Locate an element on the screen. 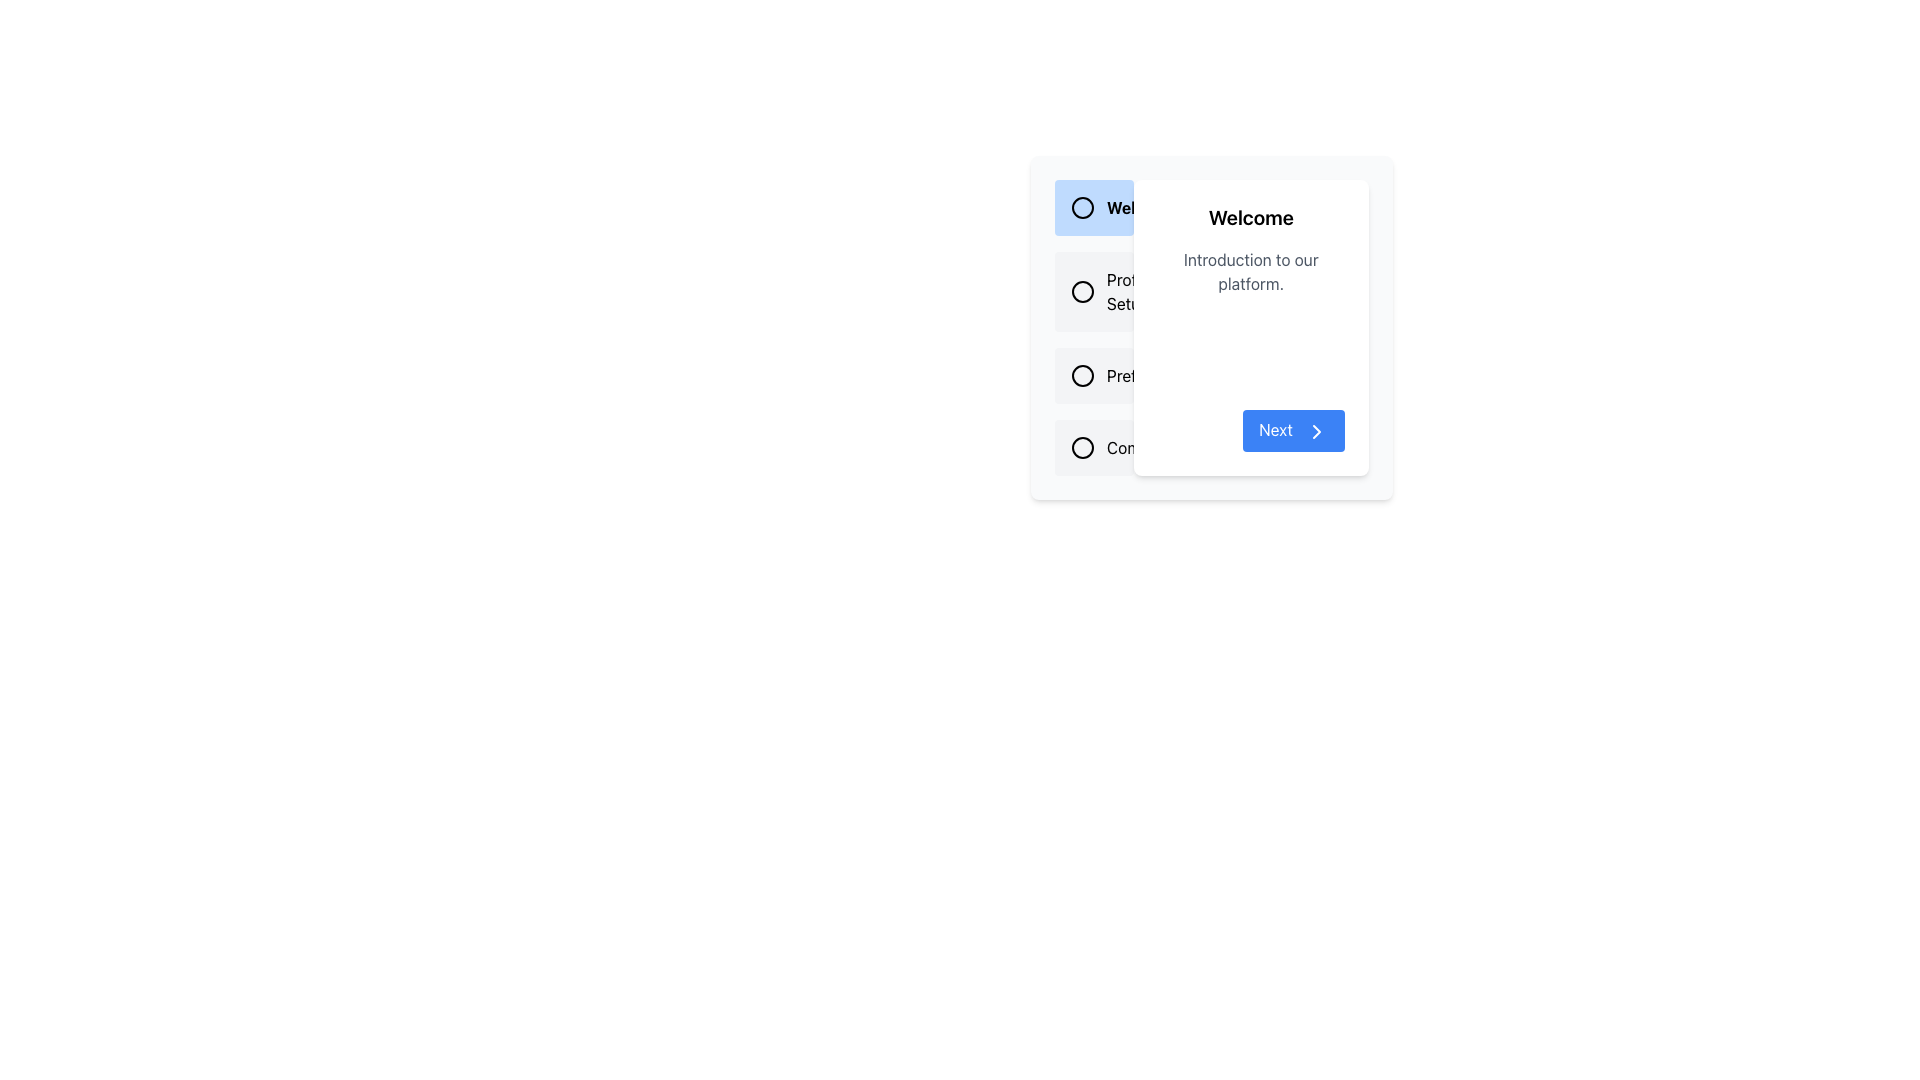 The image size is (1920, 1080). the circular shape representing the unselected option in the third radio button labeled 'Preferences' is located at coordinates (1082, 375).